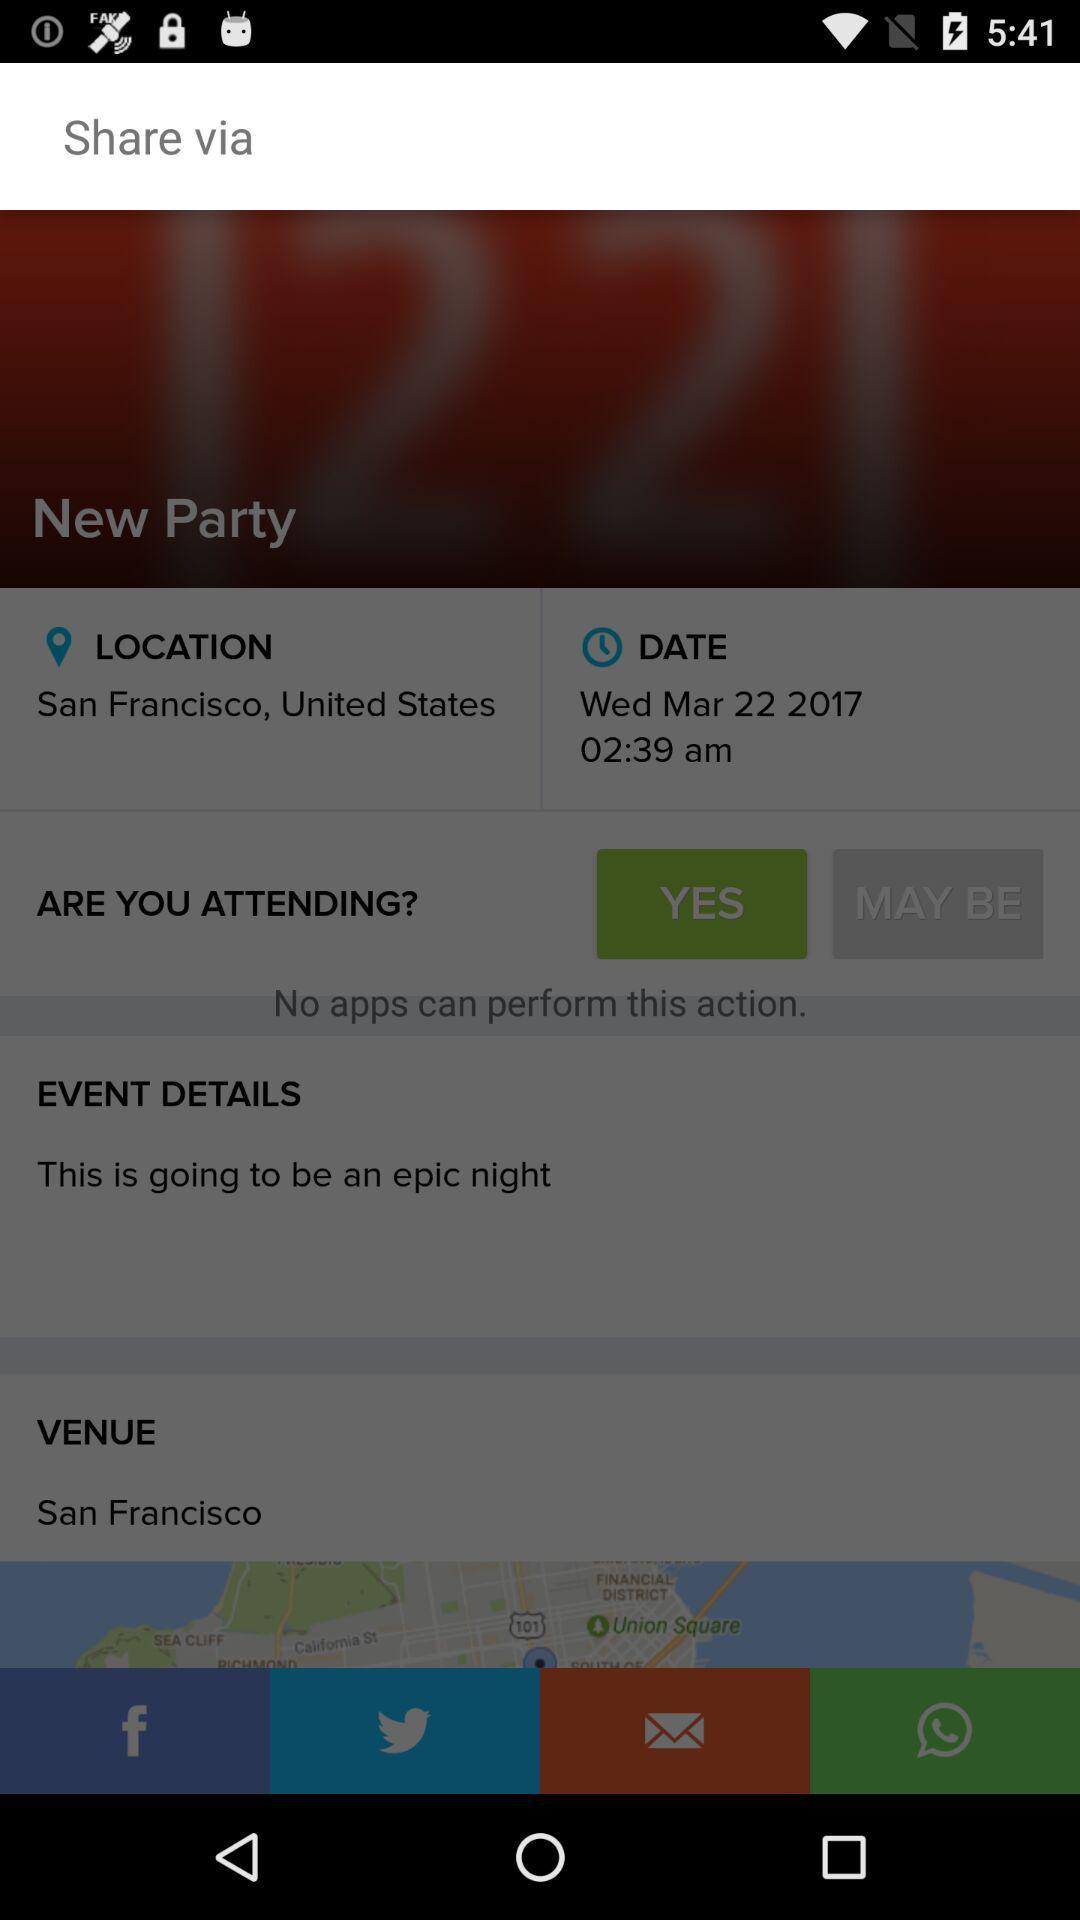  I want to click on the info icon, so click(135, 1861).